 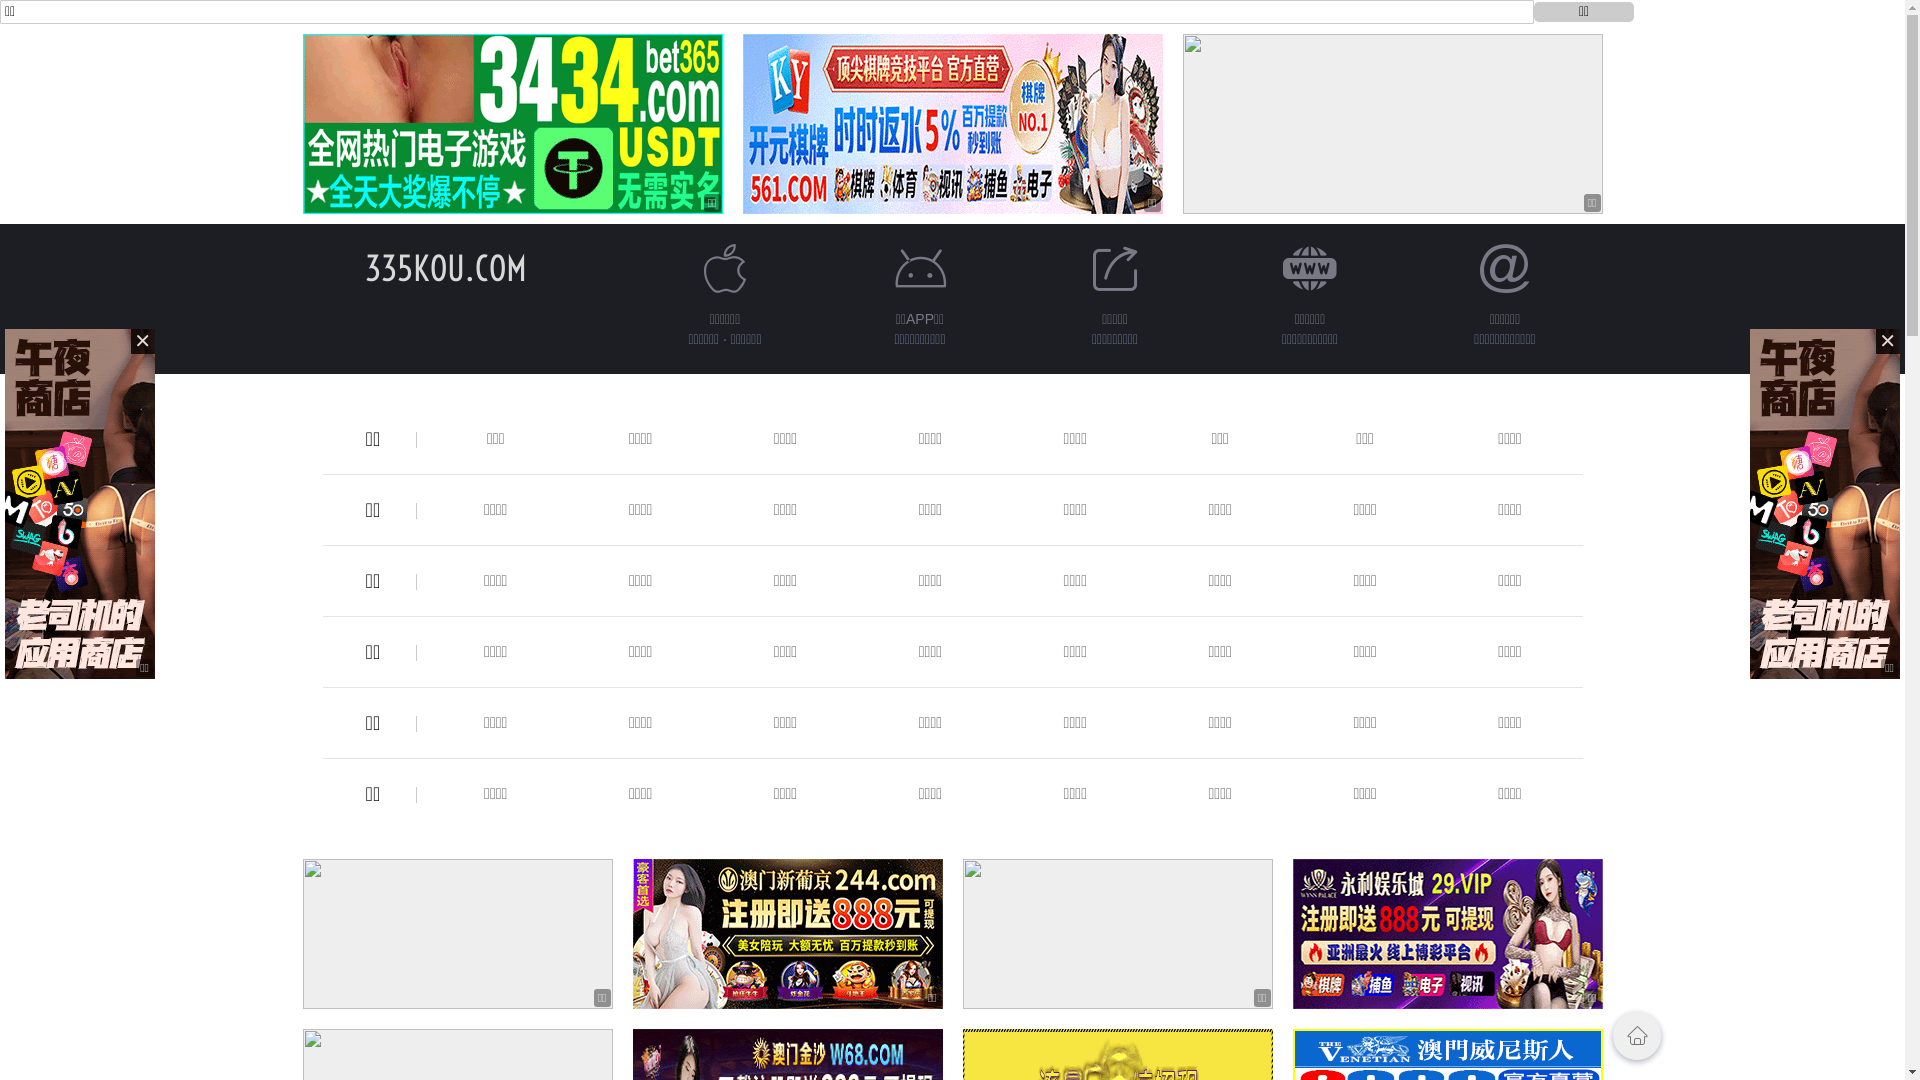 I want to click on '335KOU.COM', so click(x=444, y=267).